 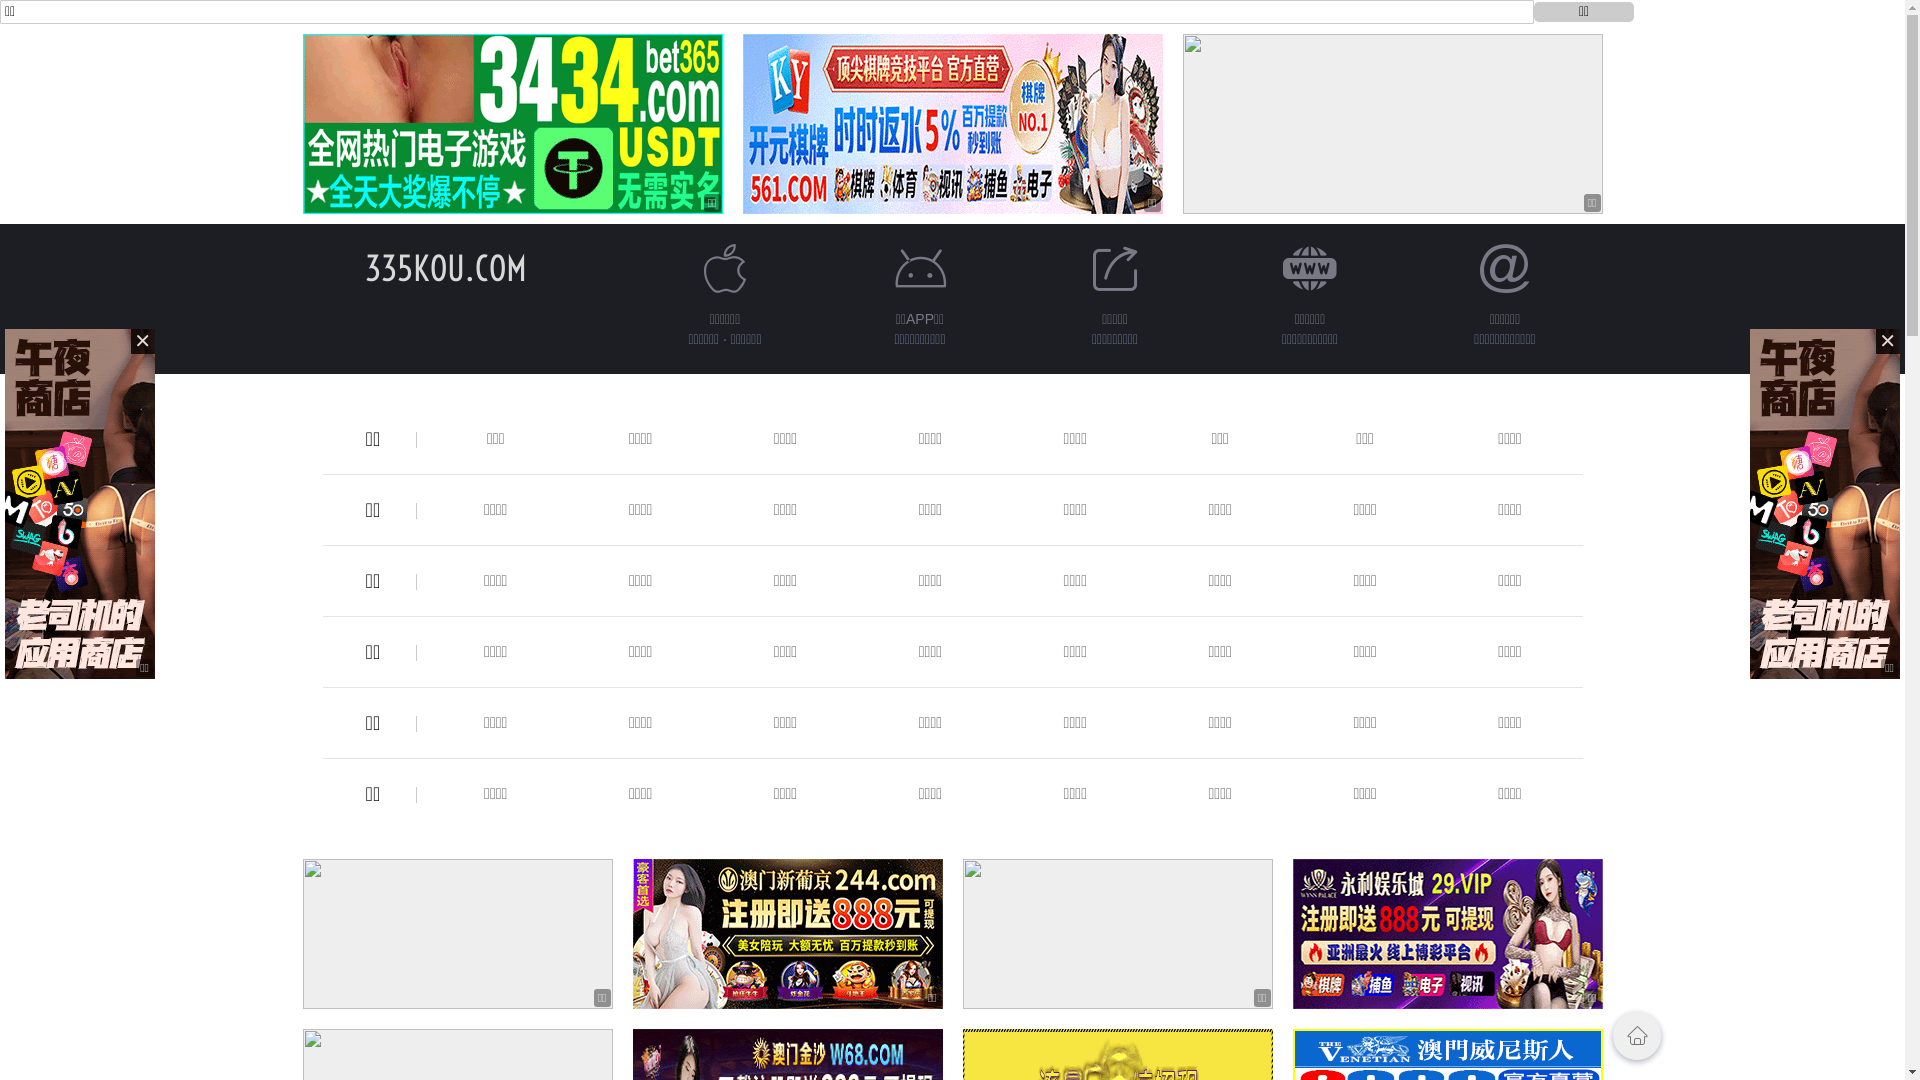 I want to click on '335KOU.COM', so click(x=444, y=267).